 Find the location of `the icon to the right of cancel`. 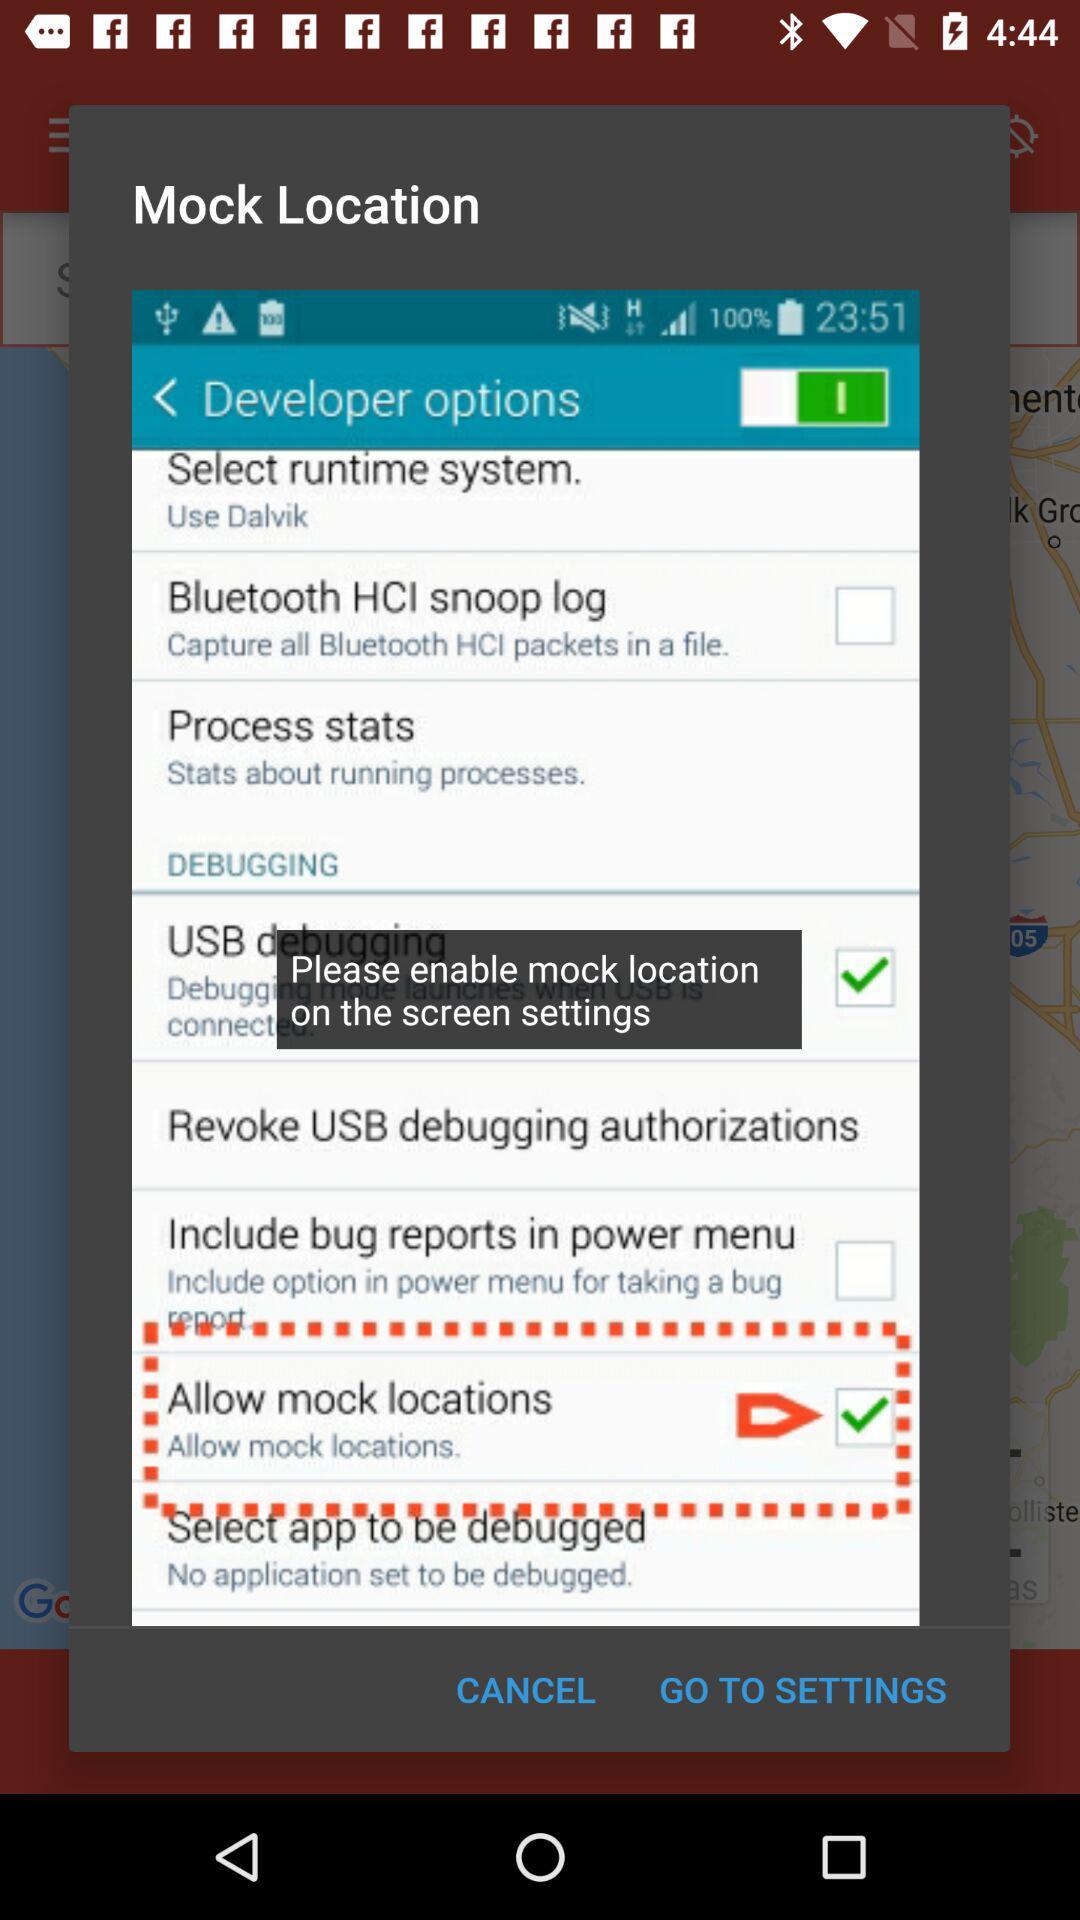

the icon to the right of cancel is located at coordinates (802, 1688).